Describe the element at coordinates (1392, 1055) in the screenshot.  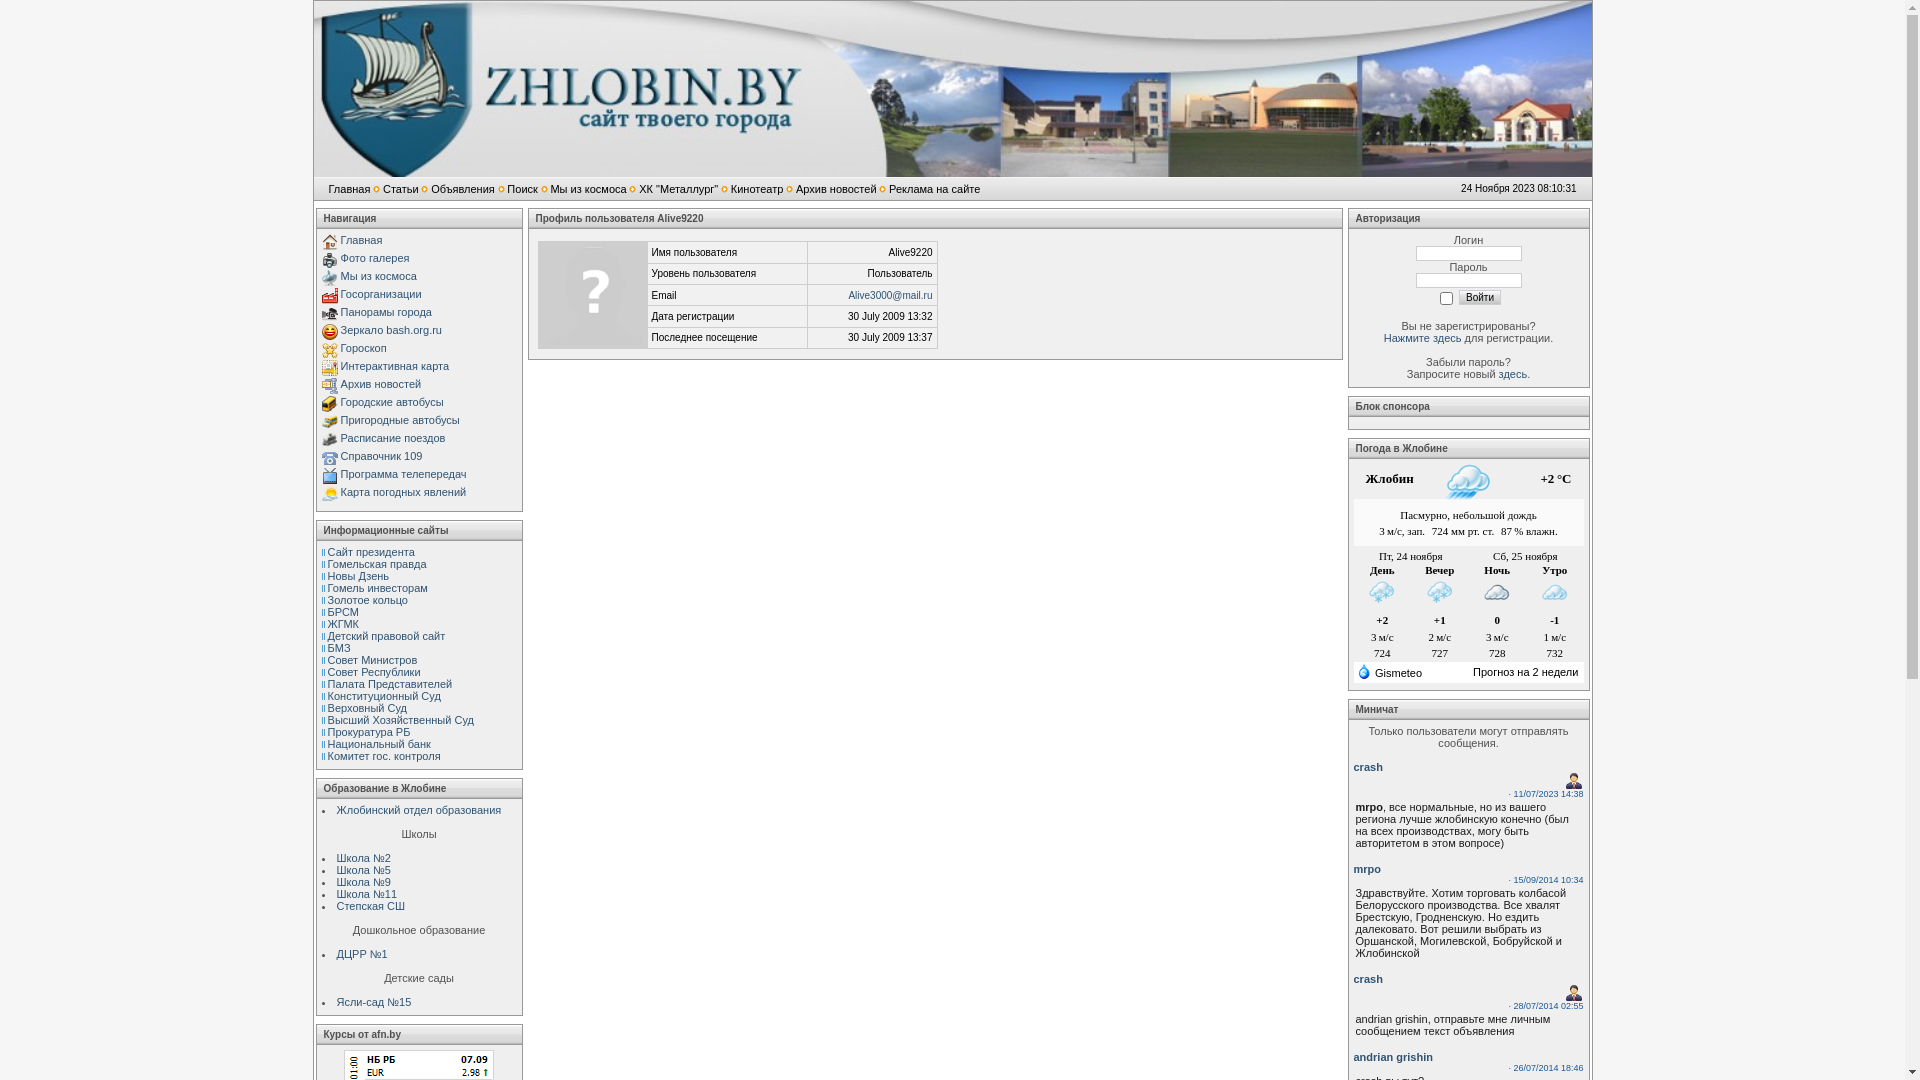
I see `'andrian grishin'` at that location.